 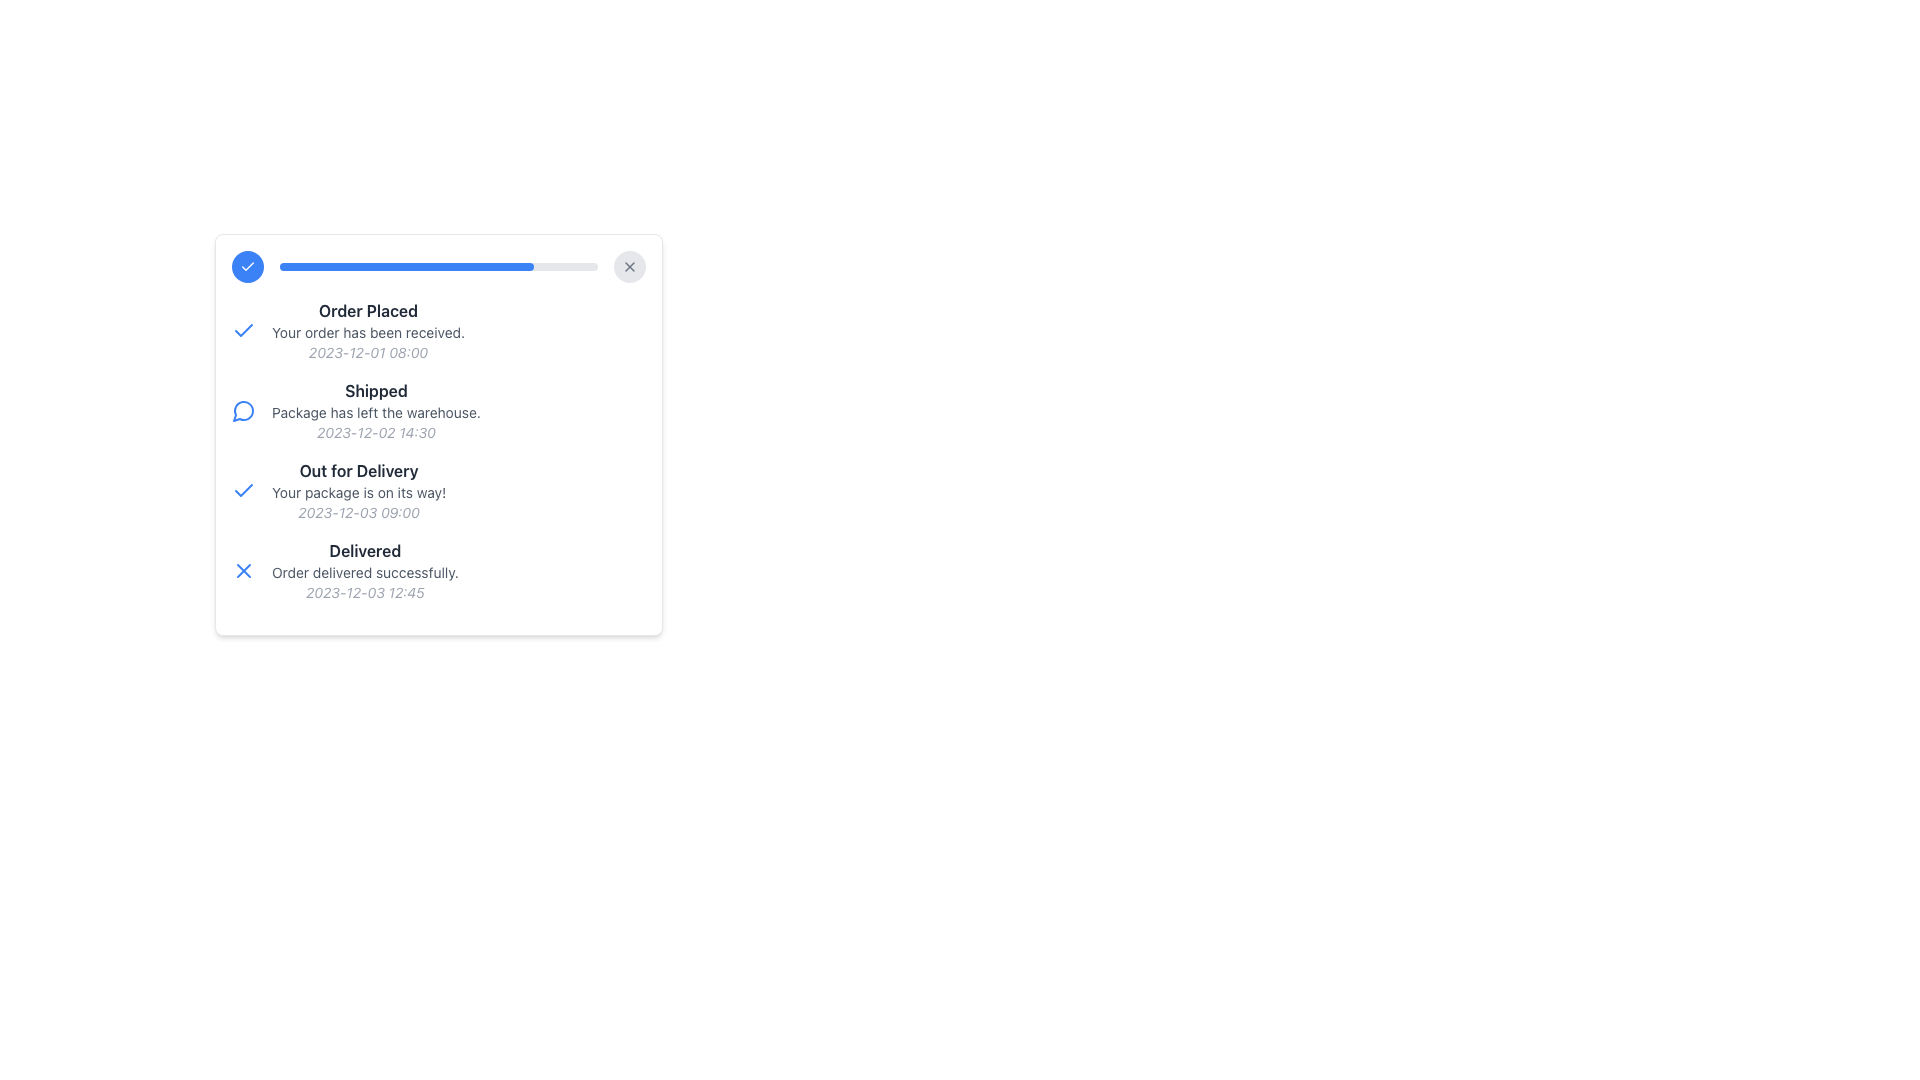 I want to click on the text element displaying 'Out for Delivery', which is styled in bold dark gray and located in the middle of the delivery status list, so click(x=359, y=470).